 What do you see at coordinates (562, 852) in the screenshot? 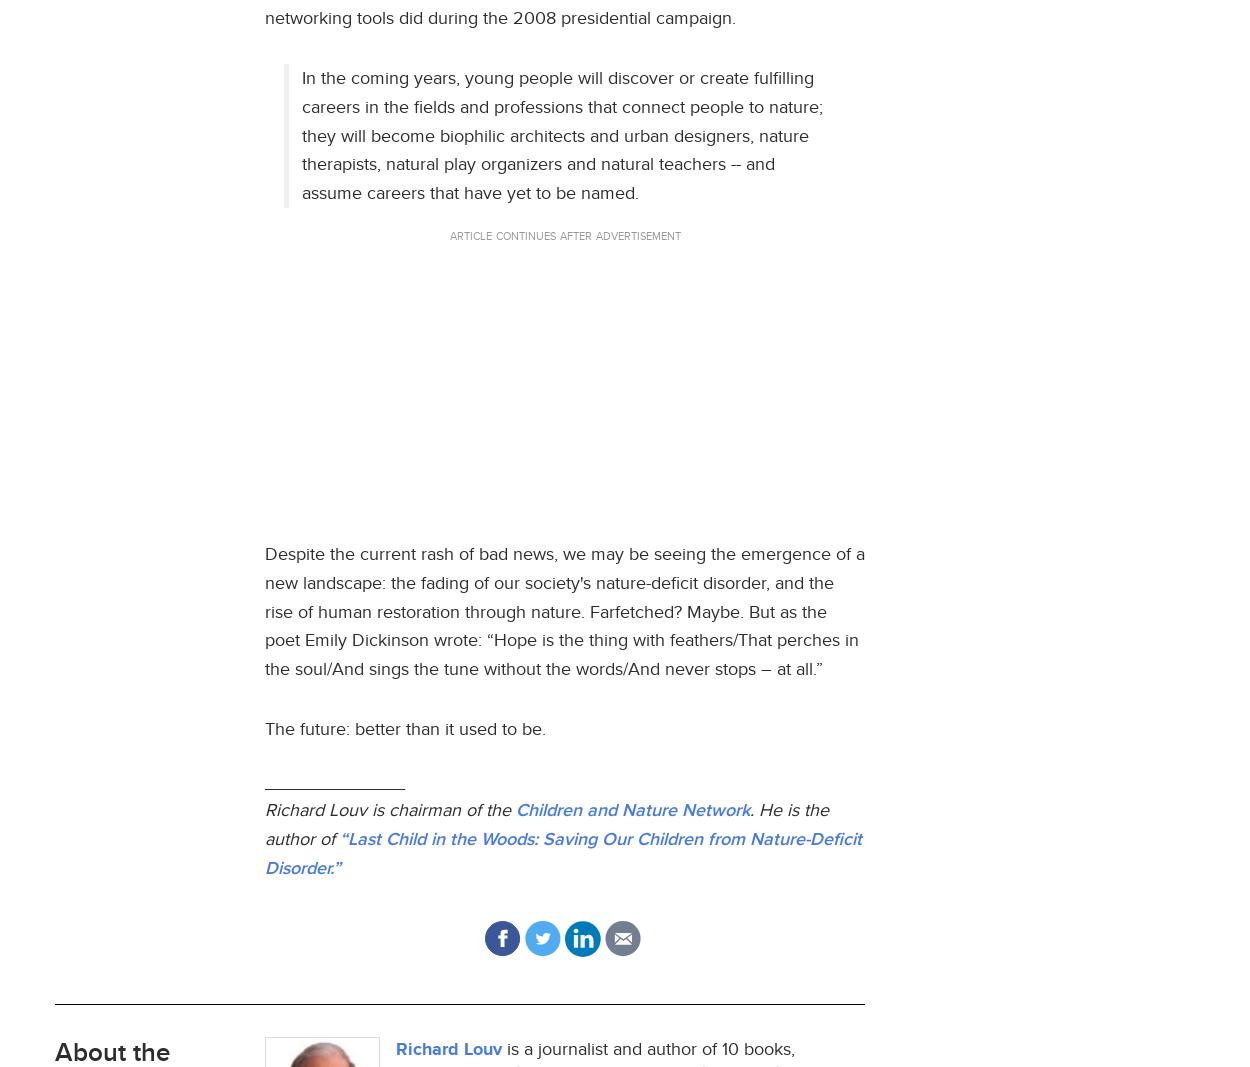
I see `'“Last Child in the Woods: Saving Our Children from Nature-Deficit Disorder.”'` at bounding box center [562, 852].